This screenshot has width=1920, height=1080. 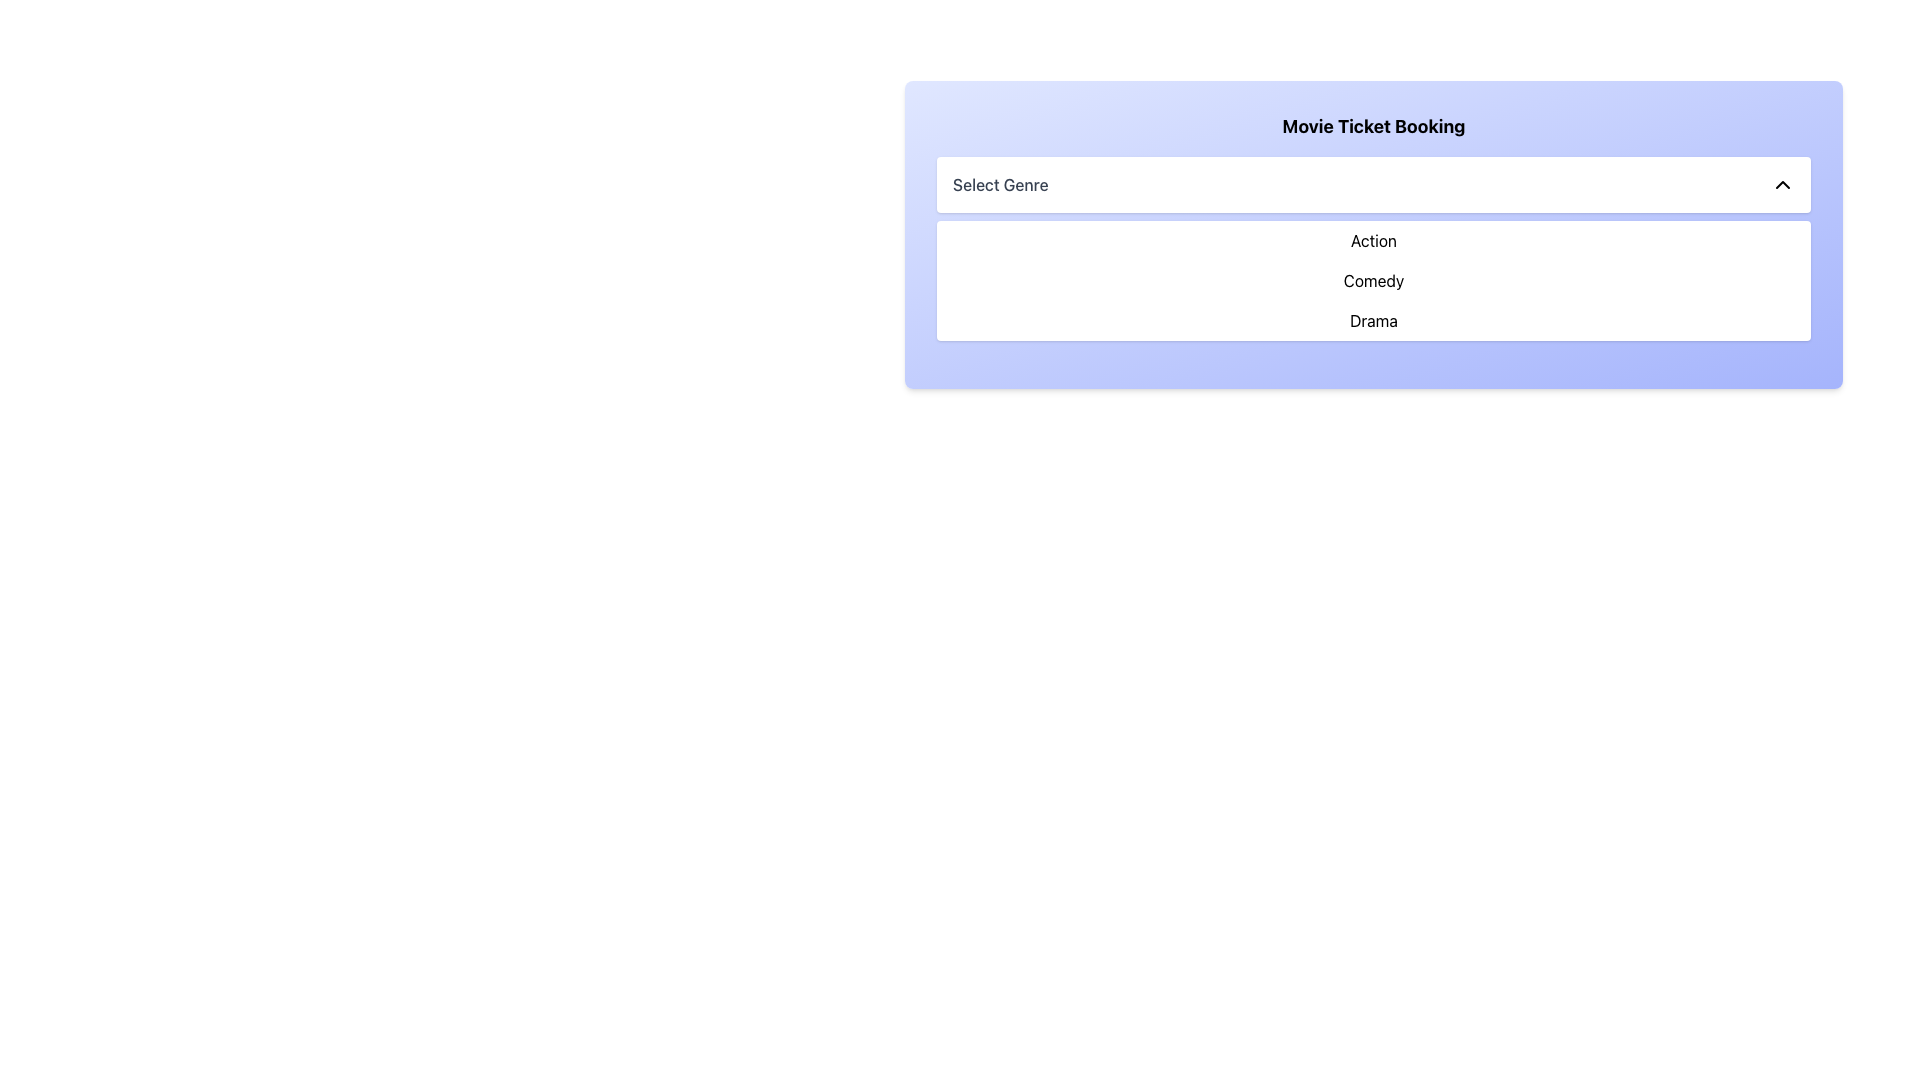 I want to click on the first menu item 'Action' in the dropdown menu titled 'Select Genre', so click(x=1372, y=239).